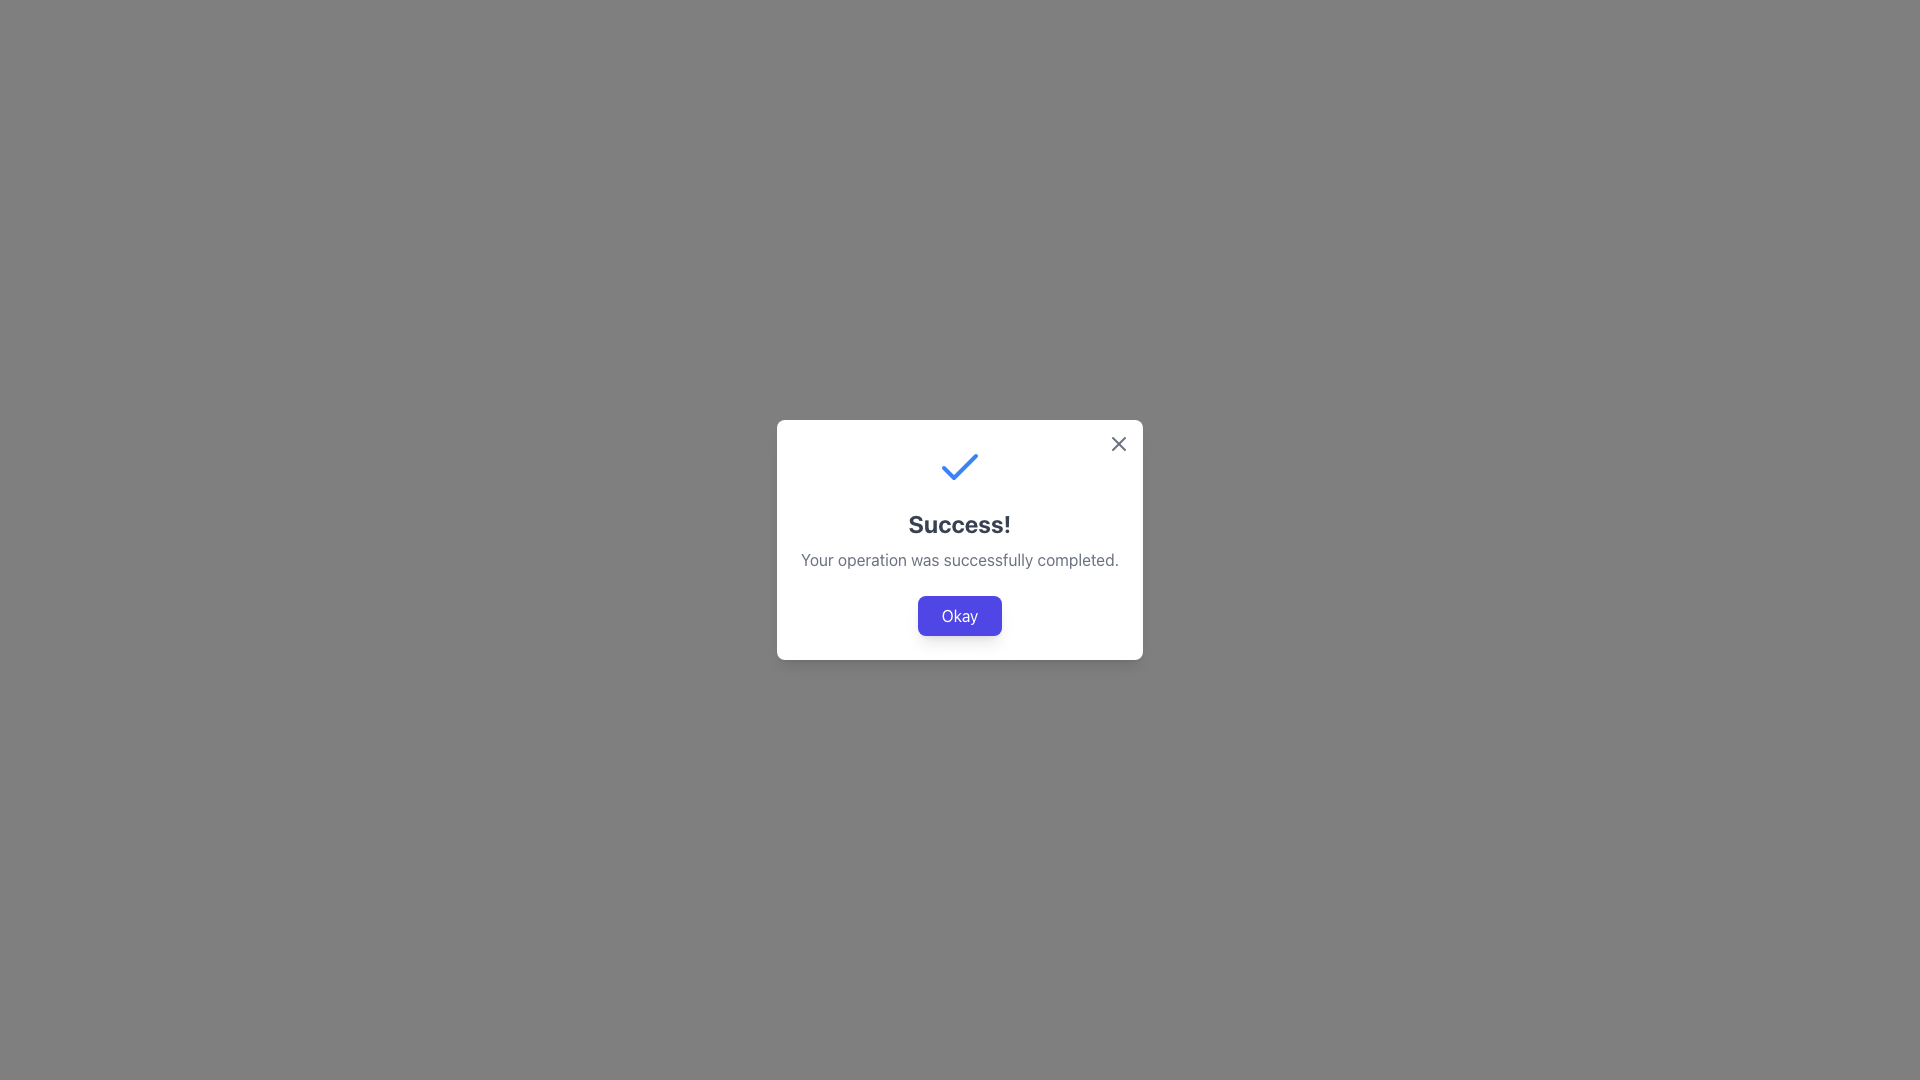  What do you see at coordinates (960, 466) in the screenshot?
I see `the blue checkmark icon indicating successful completion of a task, located at the top center of the modal confirmation dialog` at bounding box center [960, 466].